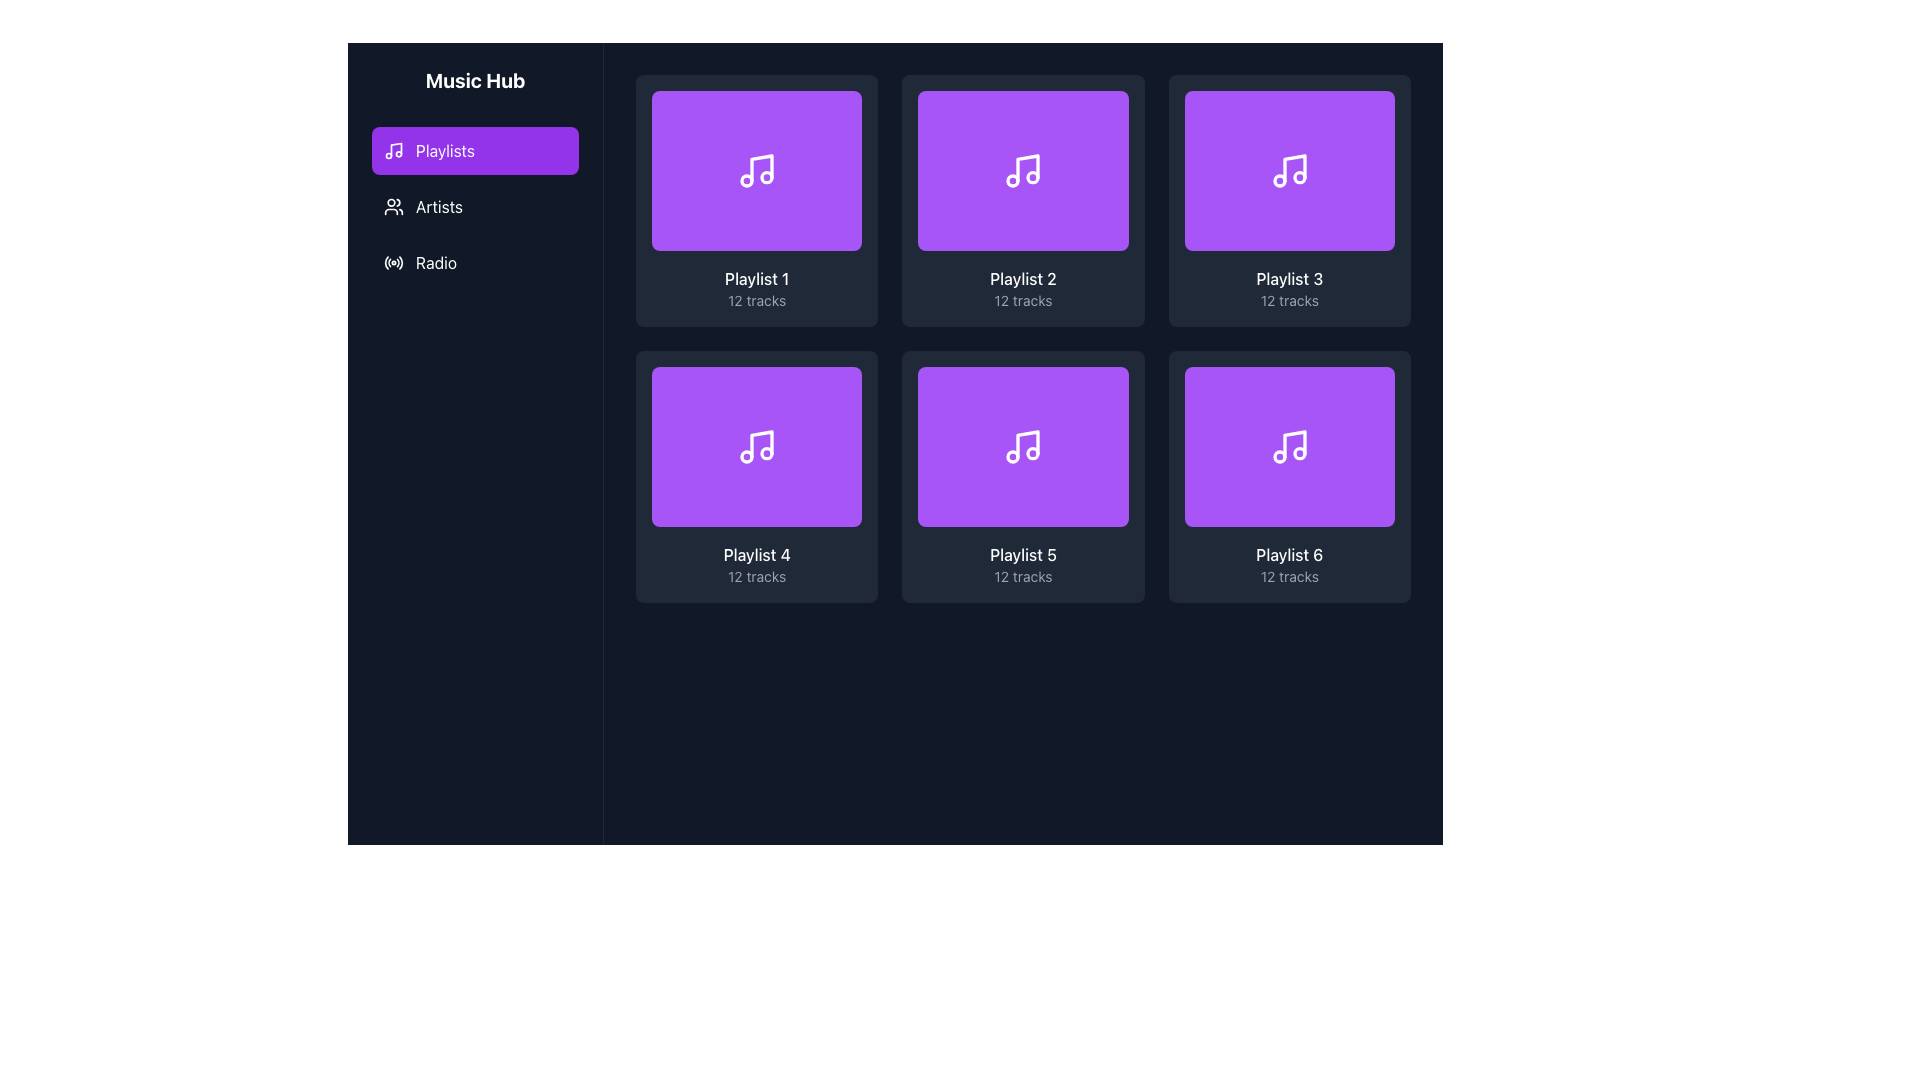 The height and width of the screenshot is (1080, 1920). Describe the element at coordinates (1023, 577) in the screenshot. I see `the small text label displaying '12 tracks', which is located at the bottom of the 'Playlist 5' card in the middle column of the grid layout` at that location.